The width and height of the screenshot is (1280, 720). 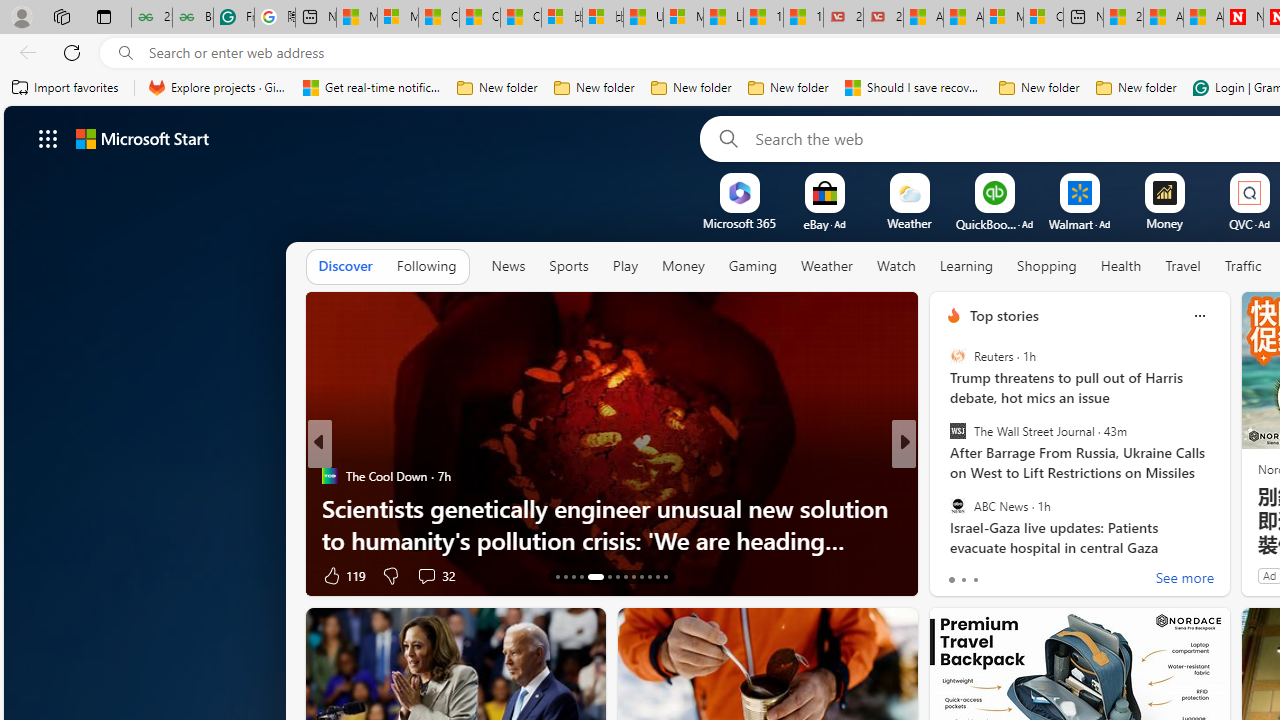 What do you see at coordinates (649, 577) in the screenshot?
I see `'AutomationID: tab-23'` at bounding box center [649, 577].